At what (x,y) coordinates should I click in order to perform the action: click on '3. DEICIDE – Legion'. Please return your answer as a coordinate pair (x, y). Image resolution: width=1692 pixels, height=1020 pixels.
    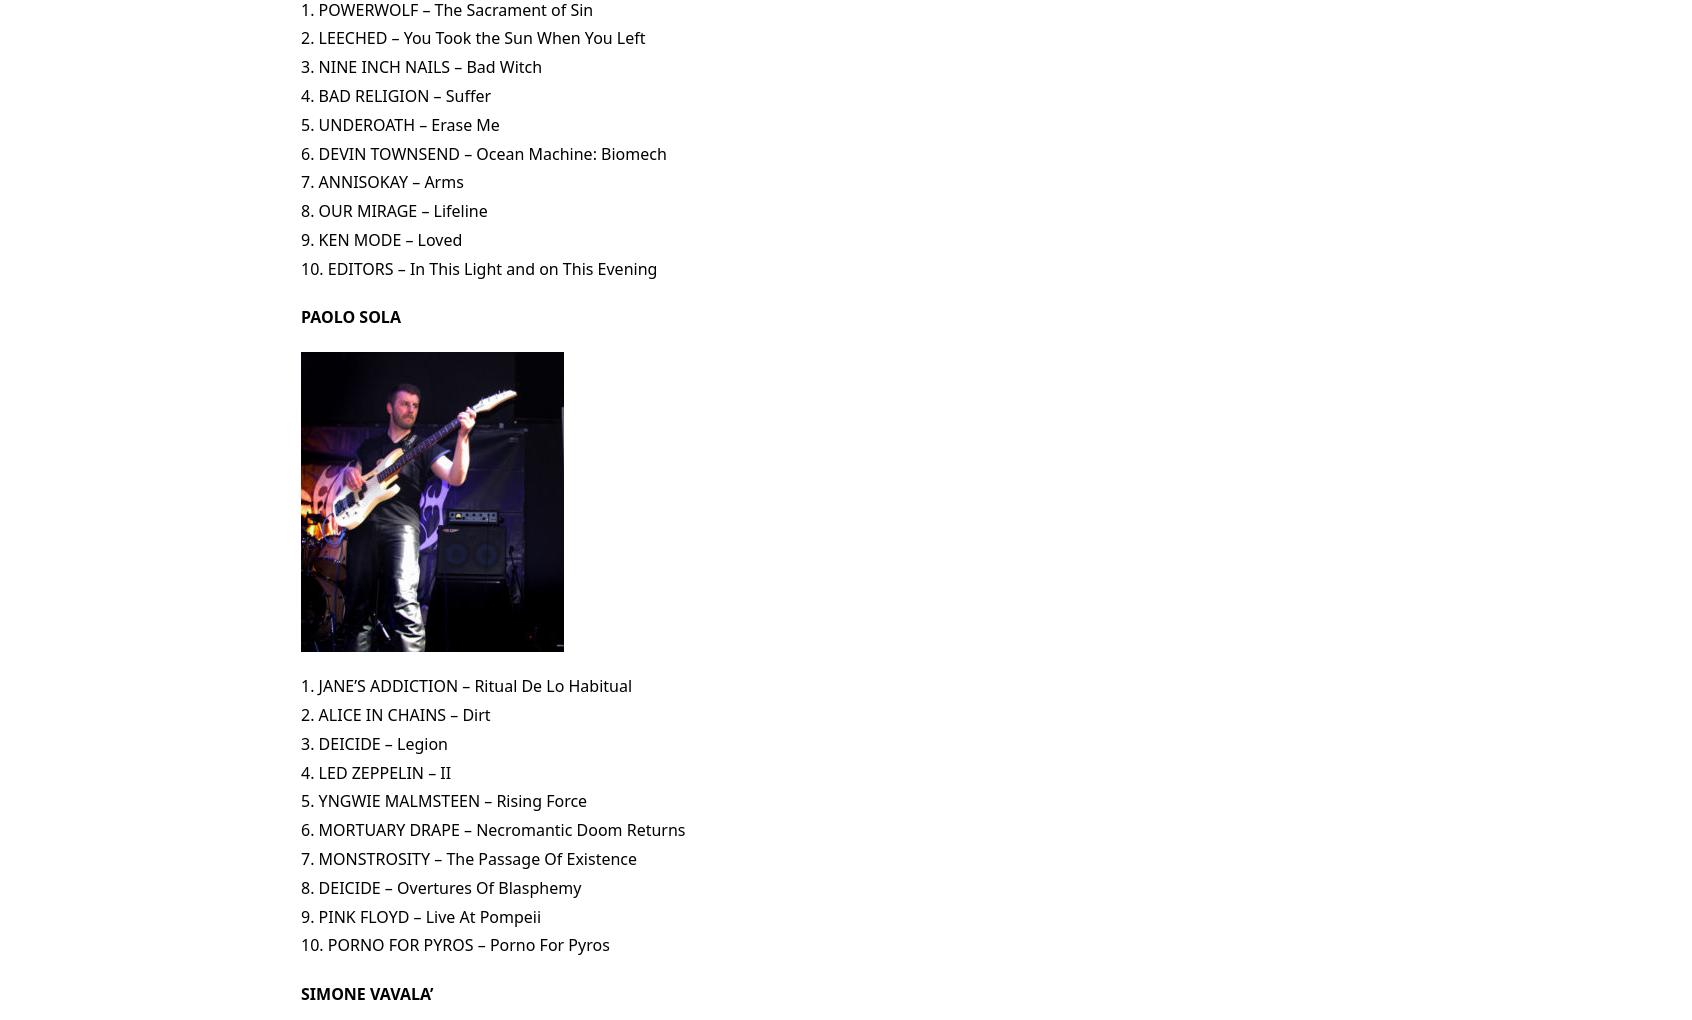
    Looking at the image, I should click on (300, 742).